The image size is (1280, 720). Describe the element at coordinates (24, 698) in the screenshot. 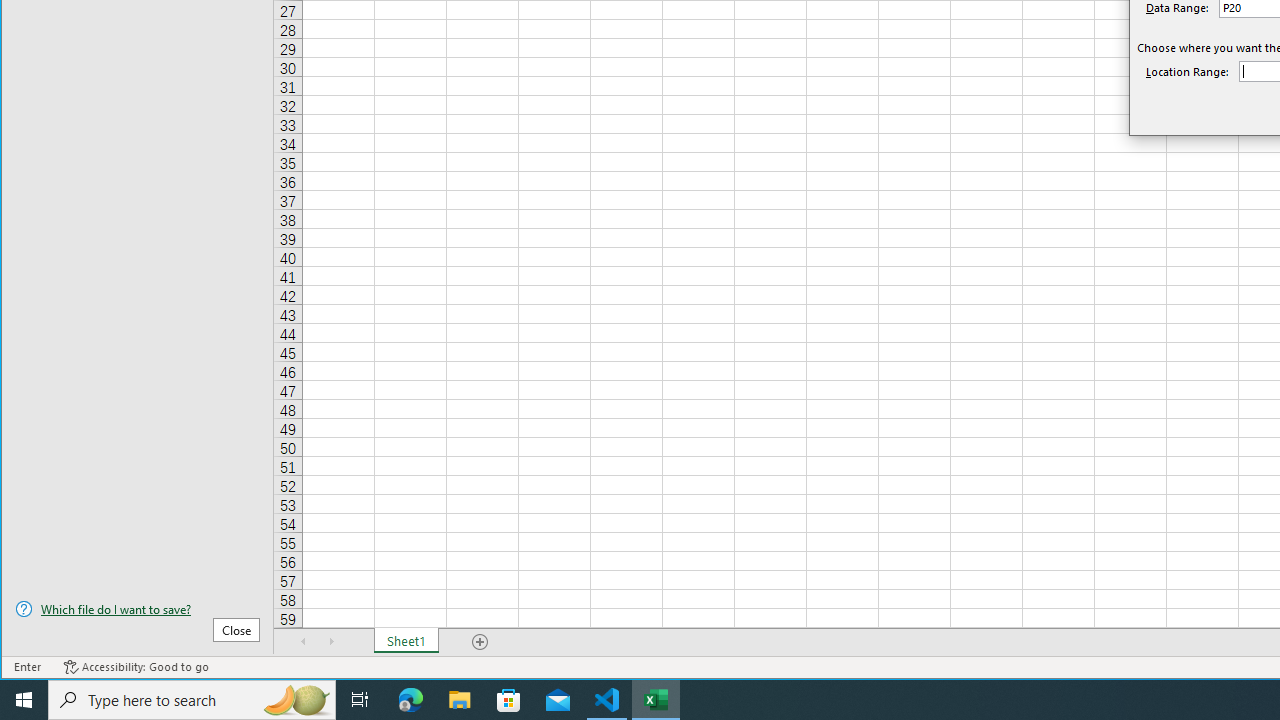

I see `'Start'` at that location.